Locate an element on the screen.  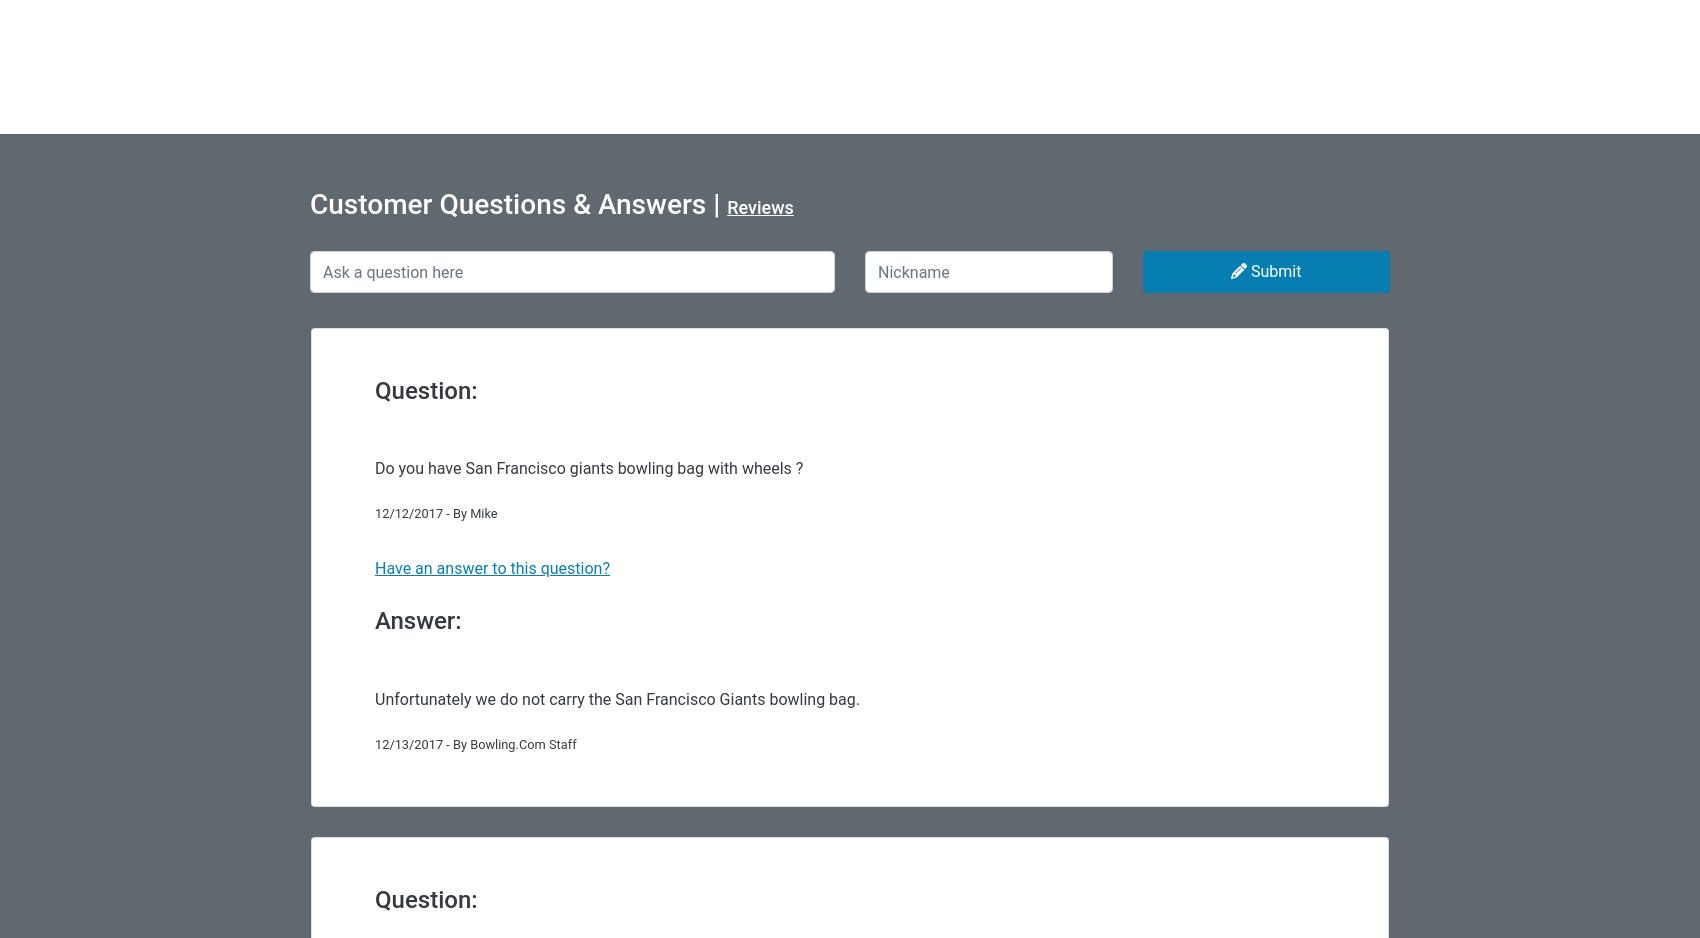
'12/13/2017 - By' is located at coordinates (421, 743).